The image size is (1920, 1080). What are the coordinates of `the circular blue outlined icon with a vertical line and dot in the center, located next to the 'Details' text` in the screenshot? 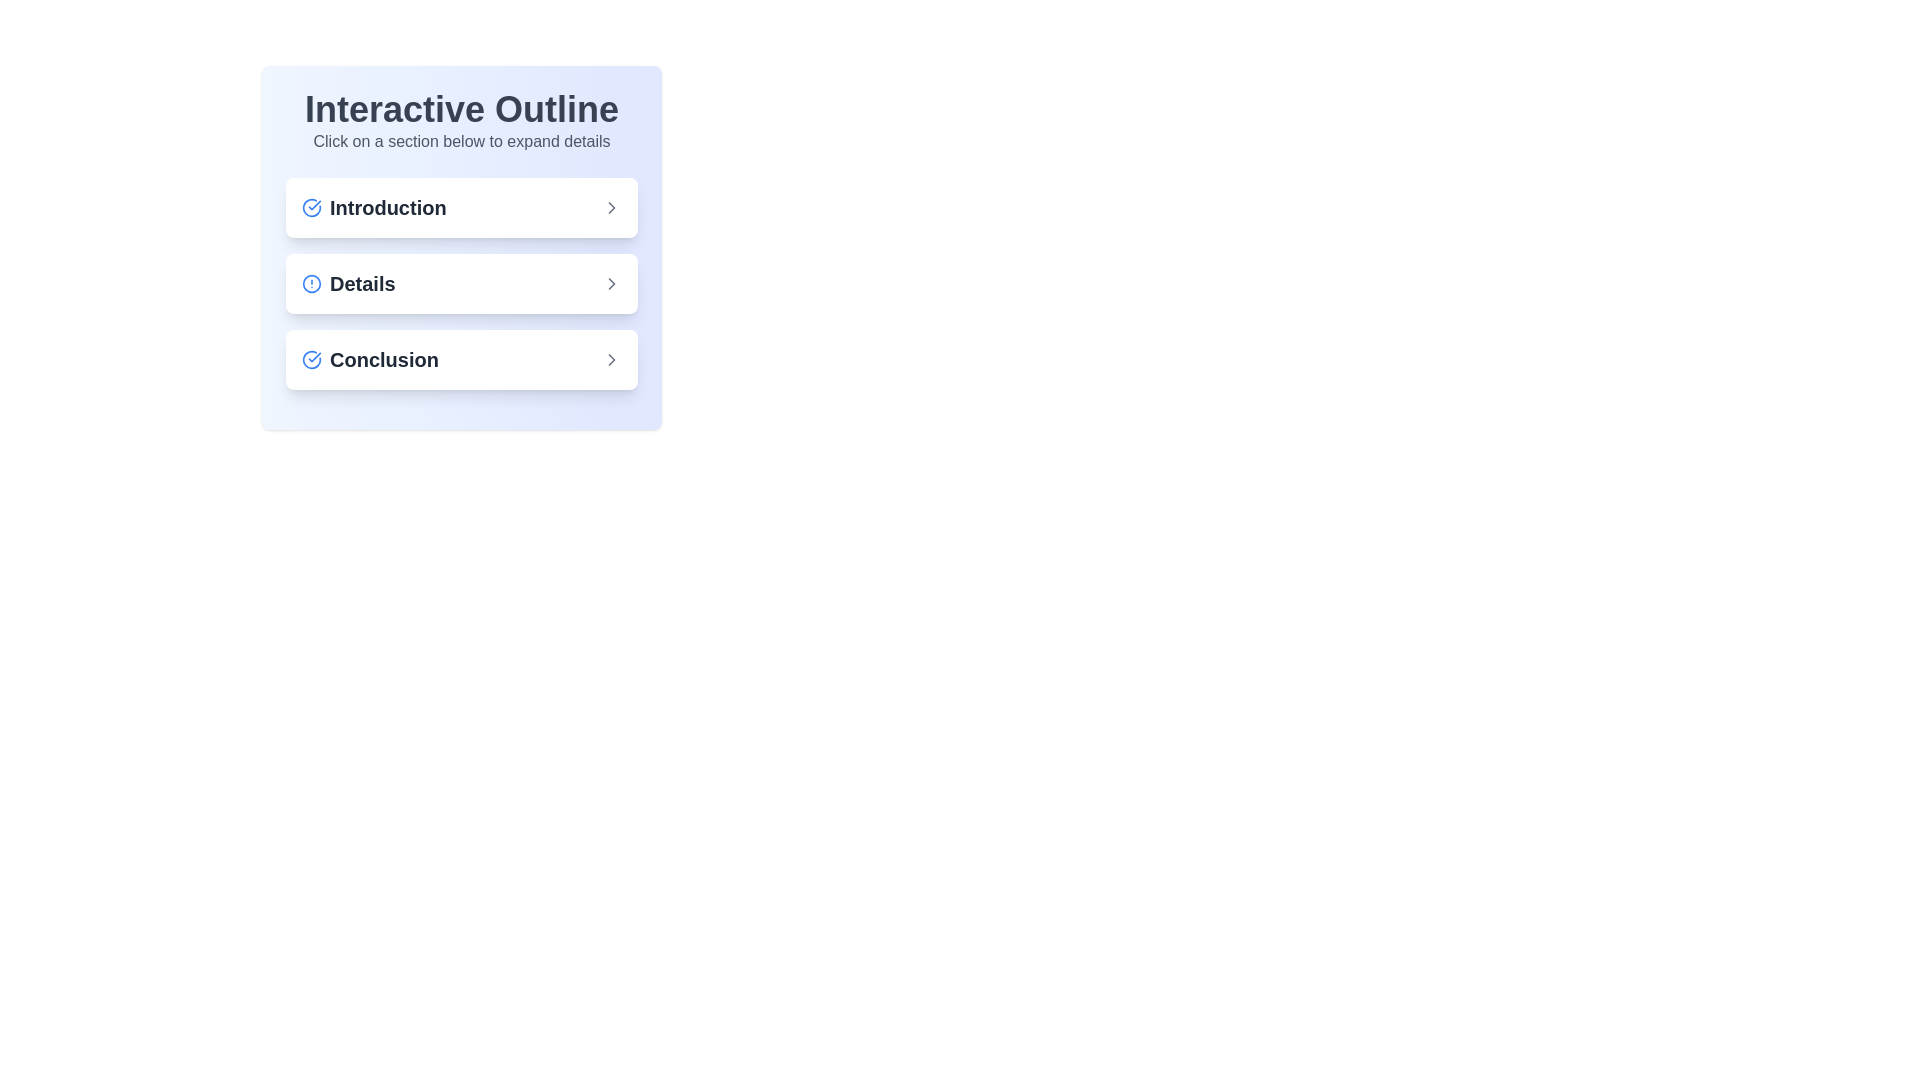 It's located at (311, 284).